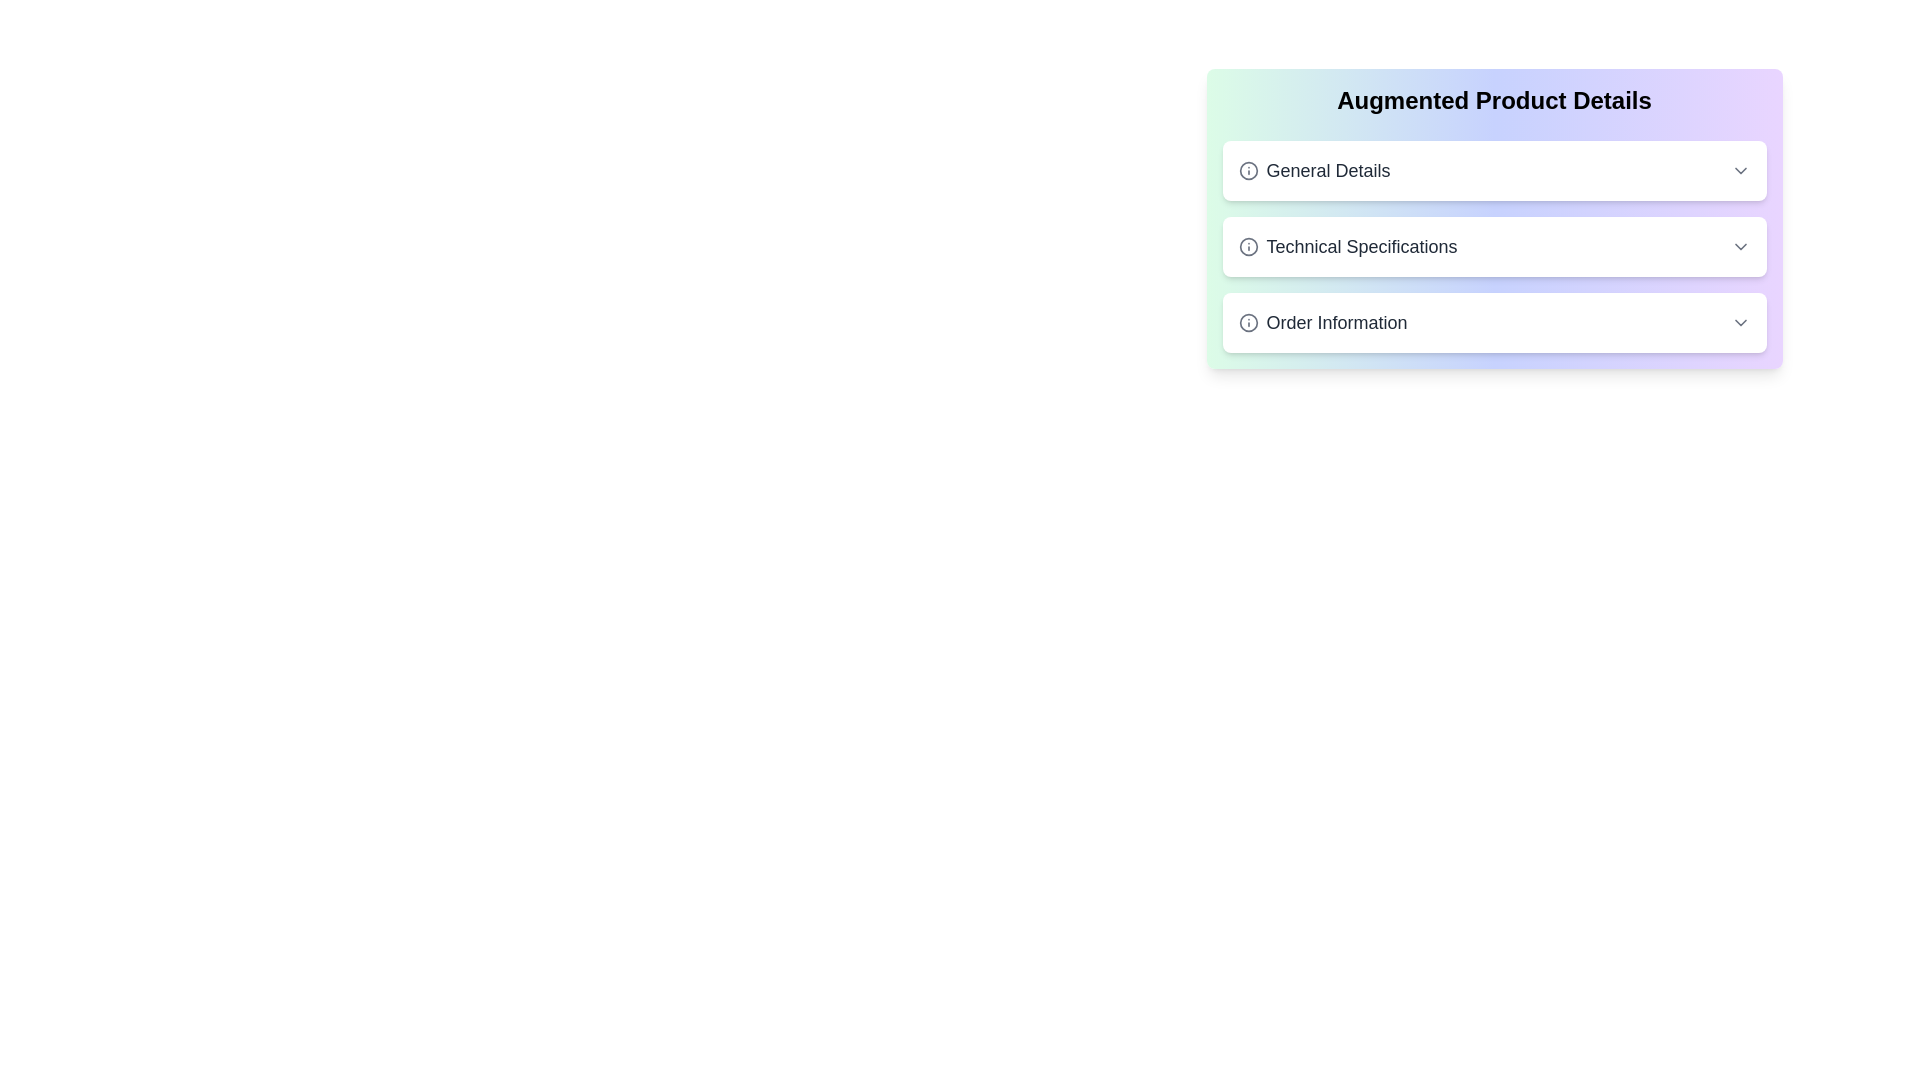 This screenshot has height=1080, width=1920. I want to click on the downward-pointing chevron icon located at the right end of the 'Technical Specifications' item, so click(1739, 245).